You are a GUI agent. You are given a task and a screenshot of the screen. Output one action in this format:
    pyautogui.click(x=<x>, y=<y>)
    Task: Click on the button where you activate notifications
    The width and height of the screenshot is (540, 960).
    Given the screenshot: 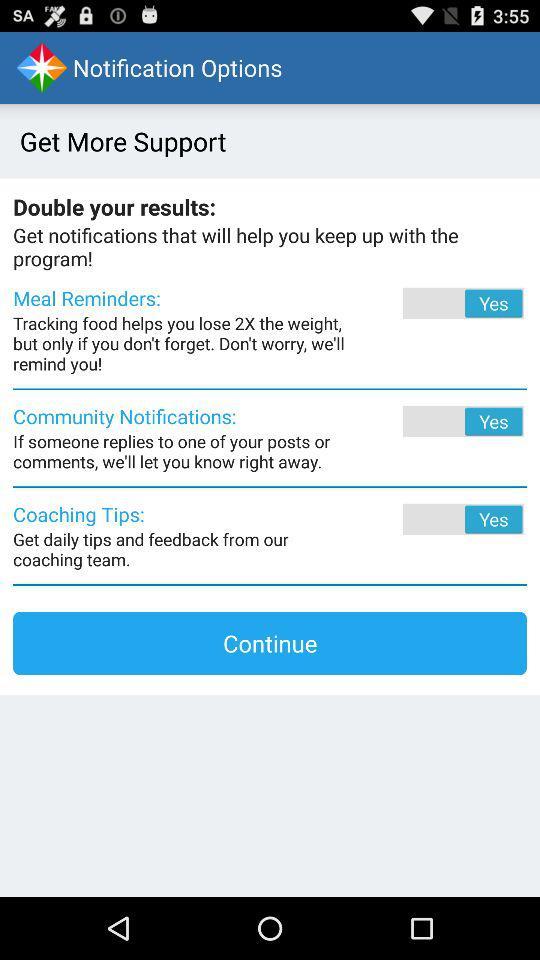 What is the action you would take?
    pyautogui.click(x=435, y=421)
    